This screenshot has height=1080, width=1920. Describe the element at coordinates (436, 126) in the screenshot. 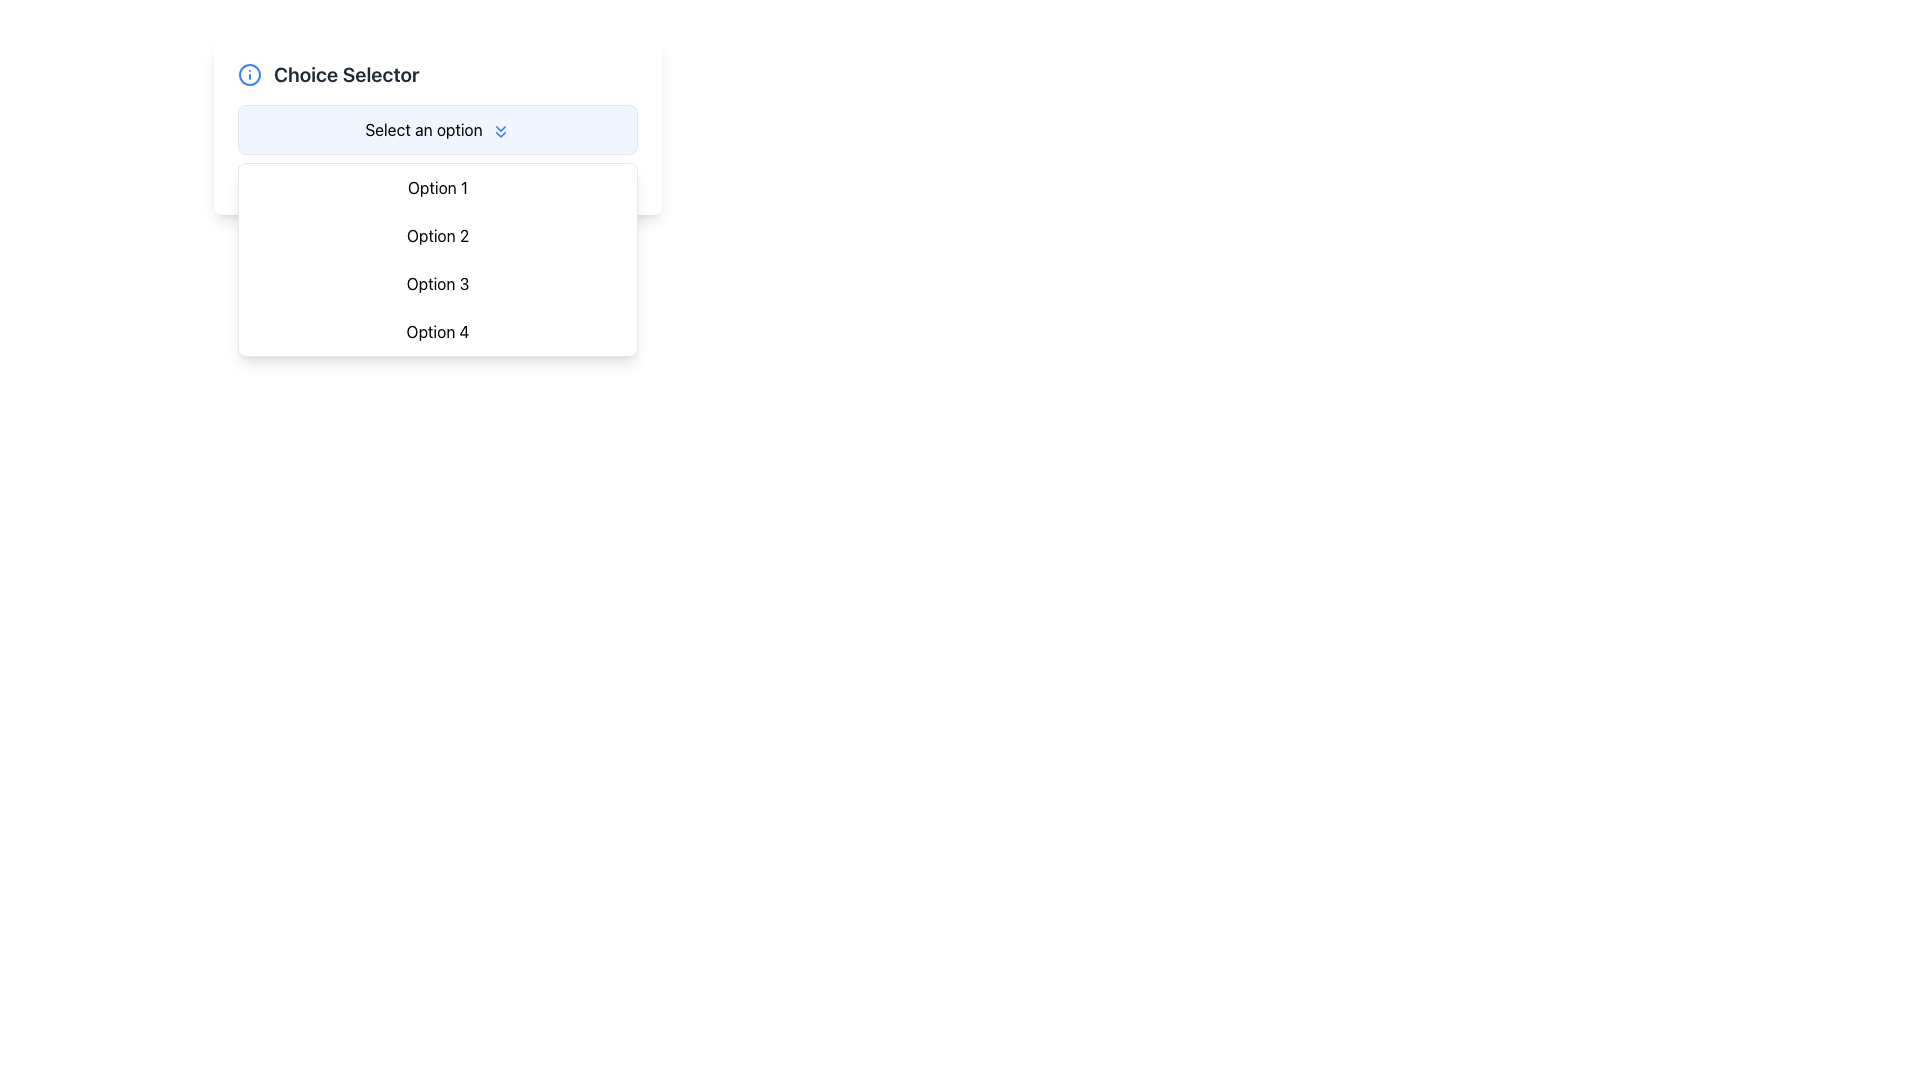

I see `the options in the 'Choice Selector' dropdown` at that location.